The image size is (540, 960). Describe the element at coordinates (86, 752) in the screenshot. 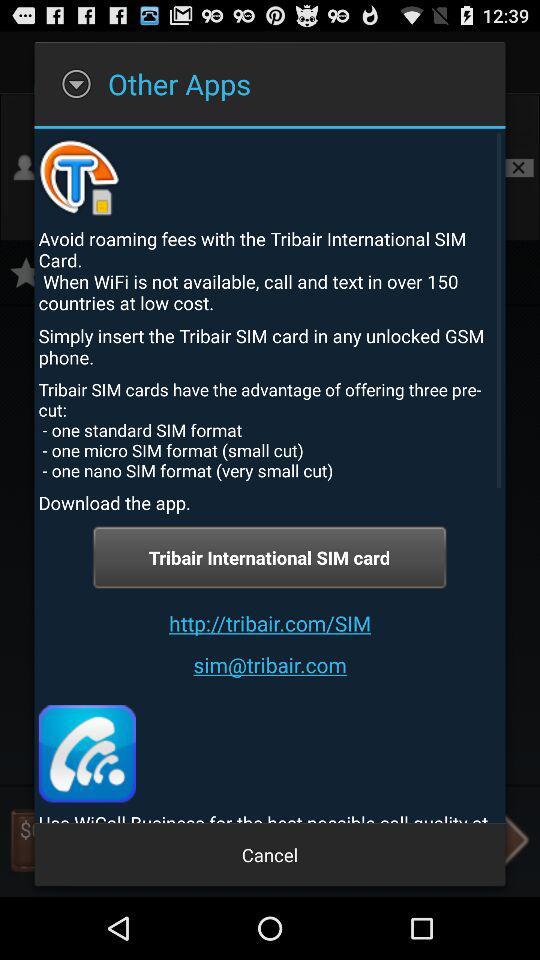

I see `item above use wicall business app` at that location.